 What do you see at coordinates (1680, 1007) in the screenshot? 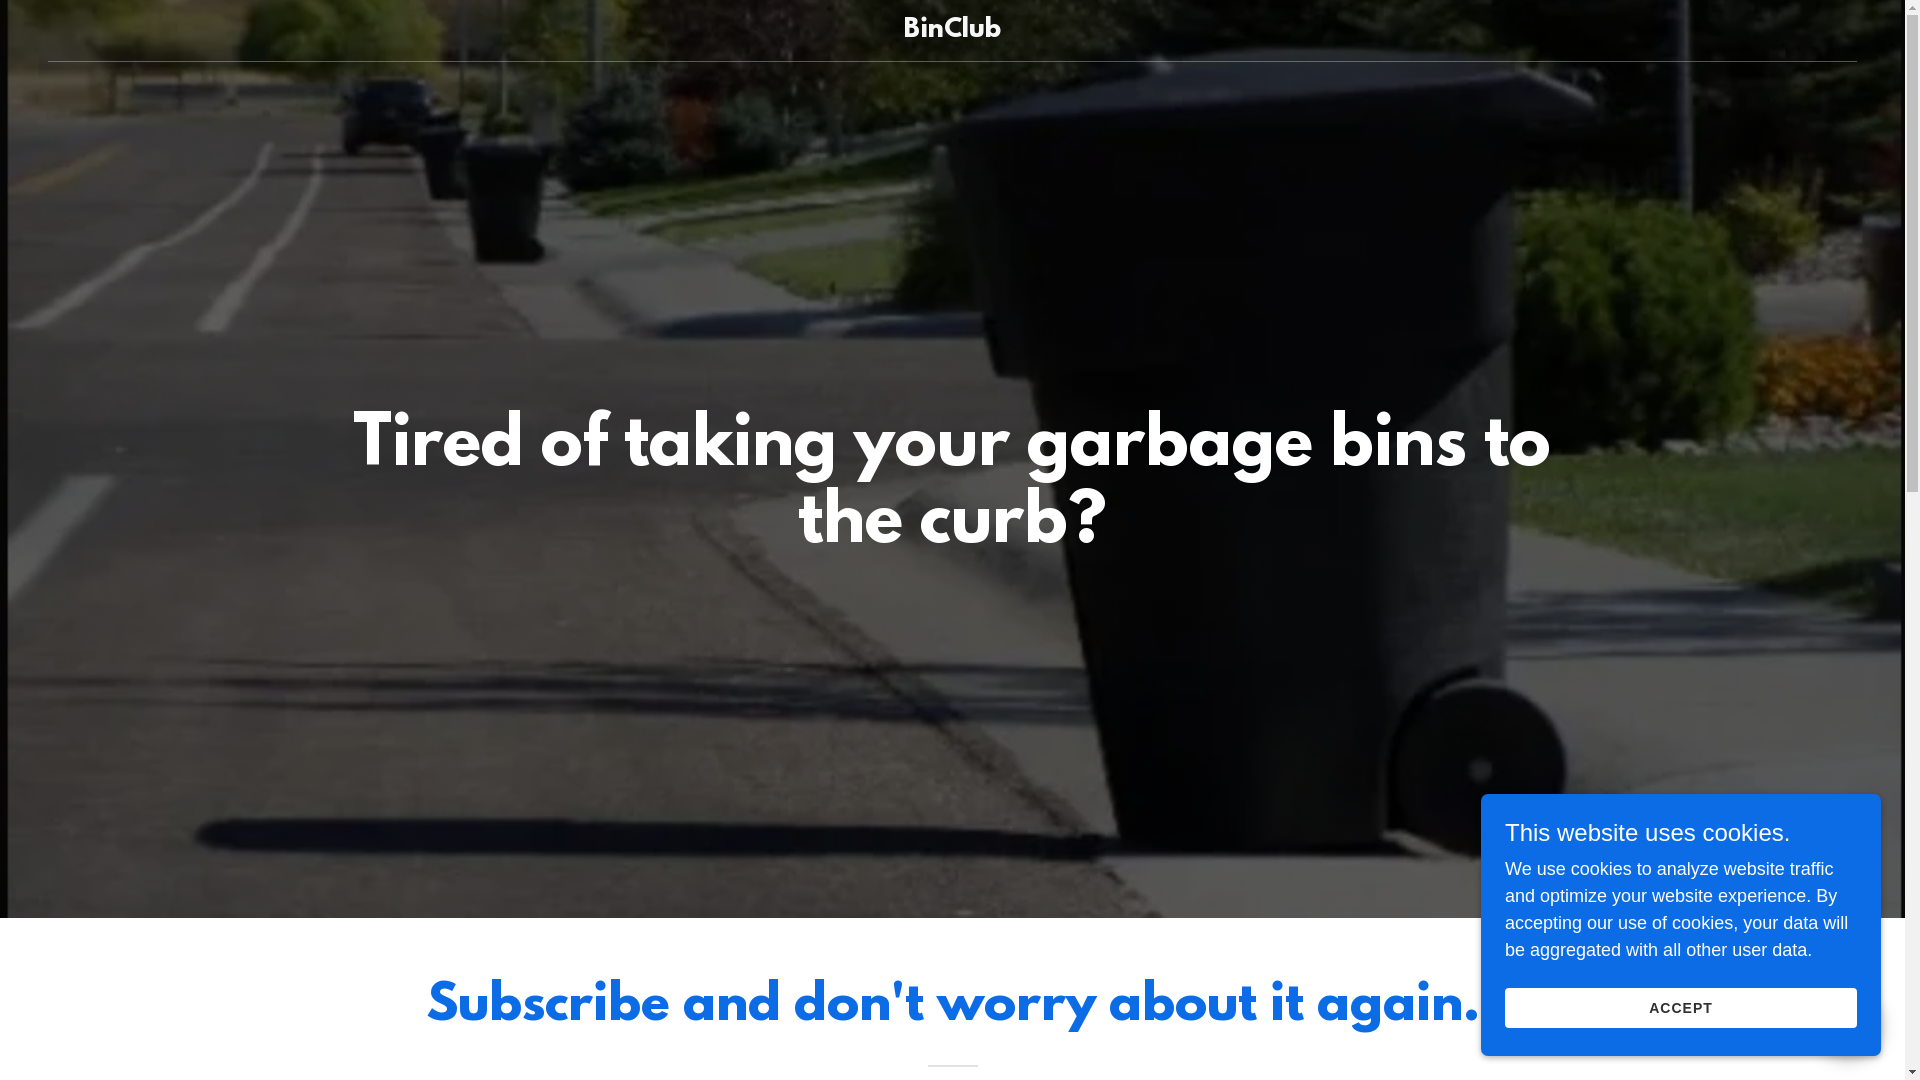
I see `'ACCEPT'` at bounding box center [1680, 1007].